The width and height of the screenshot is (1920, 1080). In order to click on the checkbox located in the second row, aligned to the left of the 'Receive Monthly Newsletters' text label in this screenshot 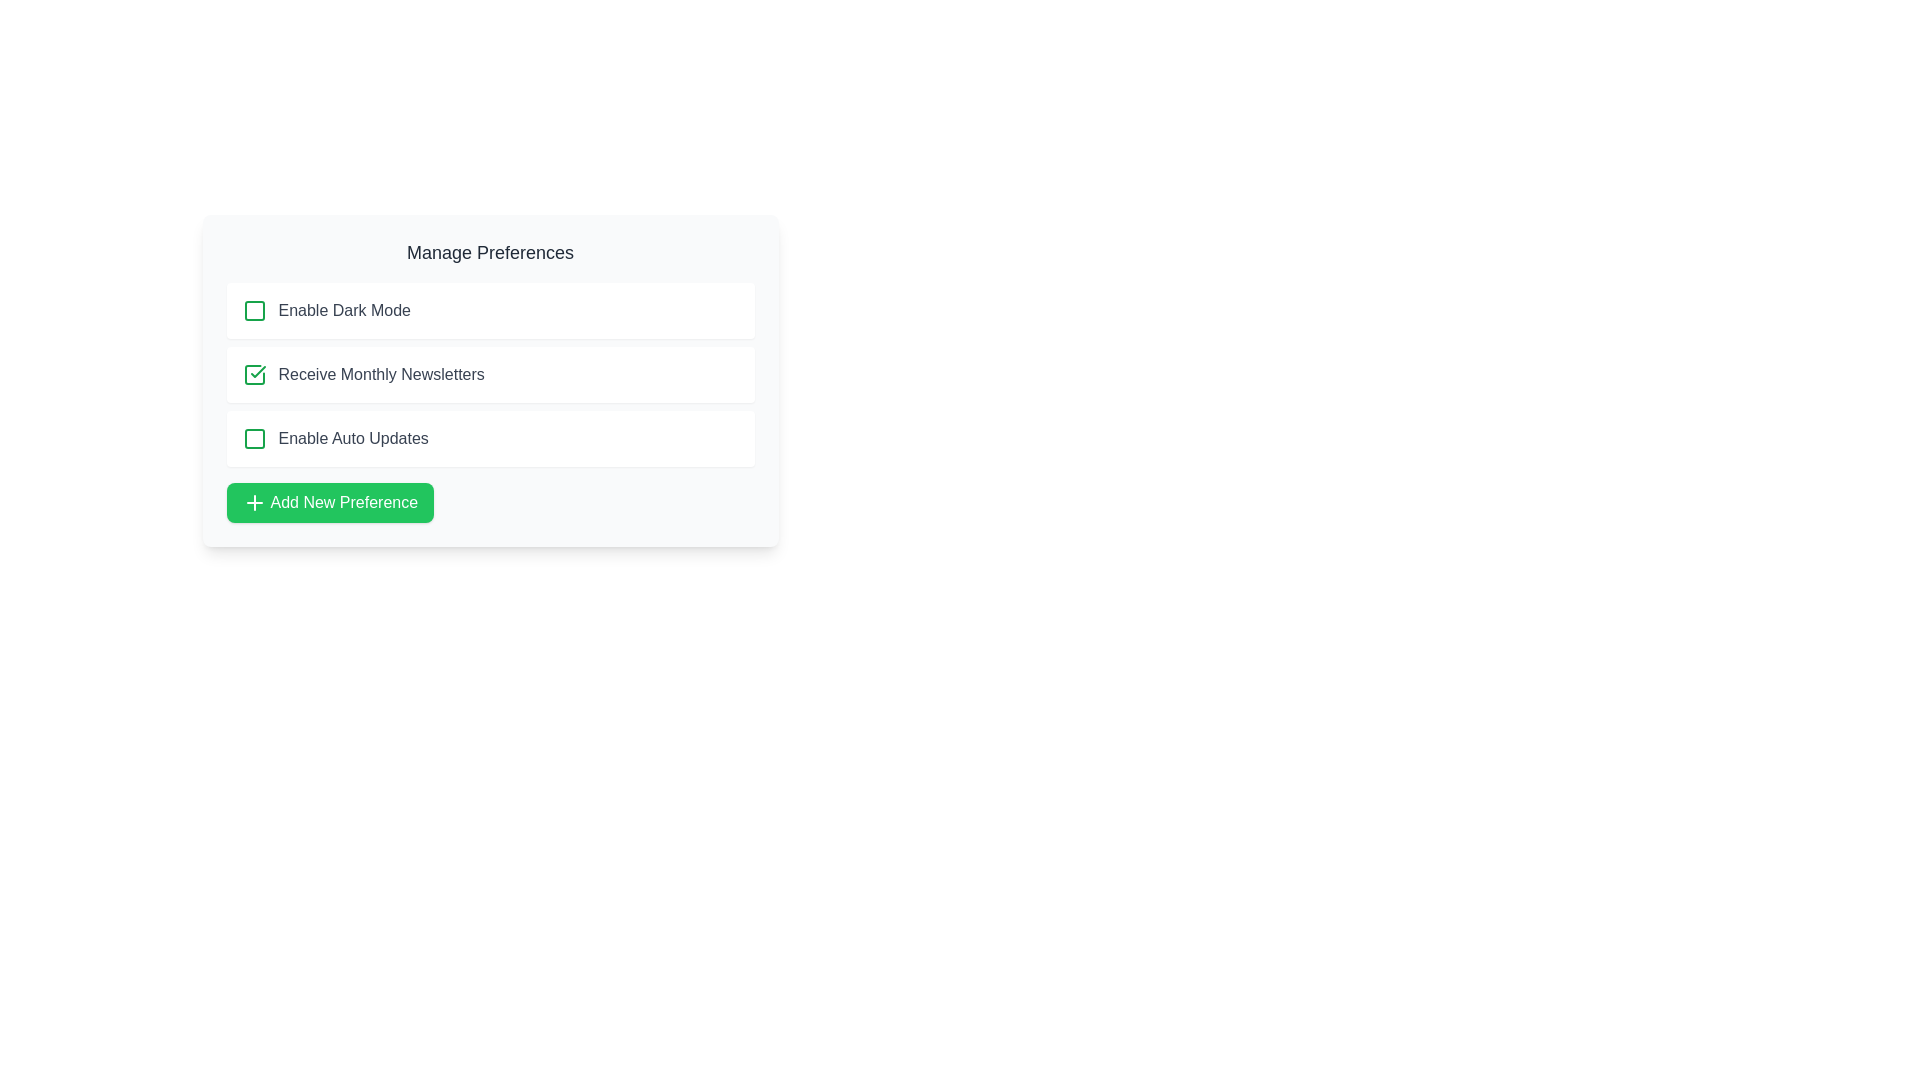, I will do `click(253, 374)`.